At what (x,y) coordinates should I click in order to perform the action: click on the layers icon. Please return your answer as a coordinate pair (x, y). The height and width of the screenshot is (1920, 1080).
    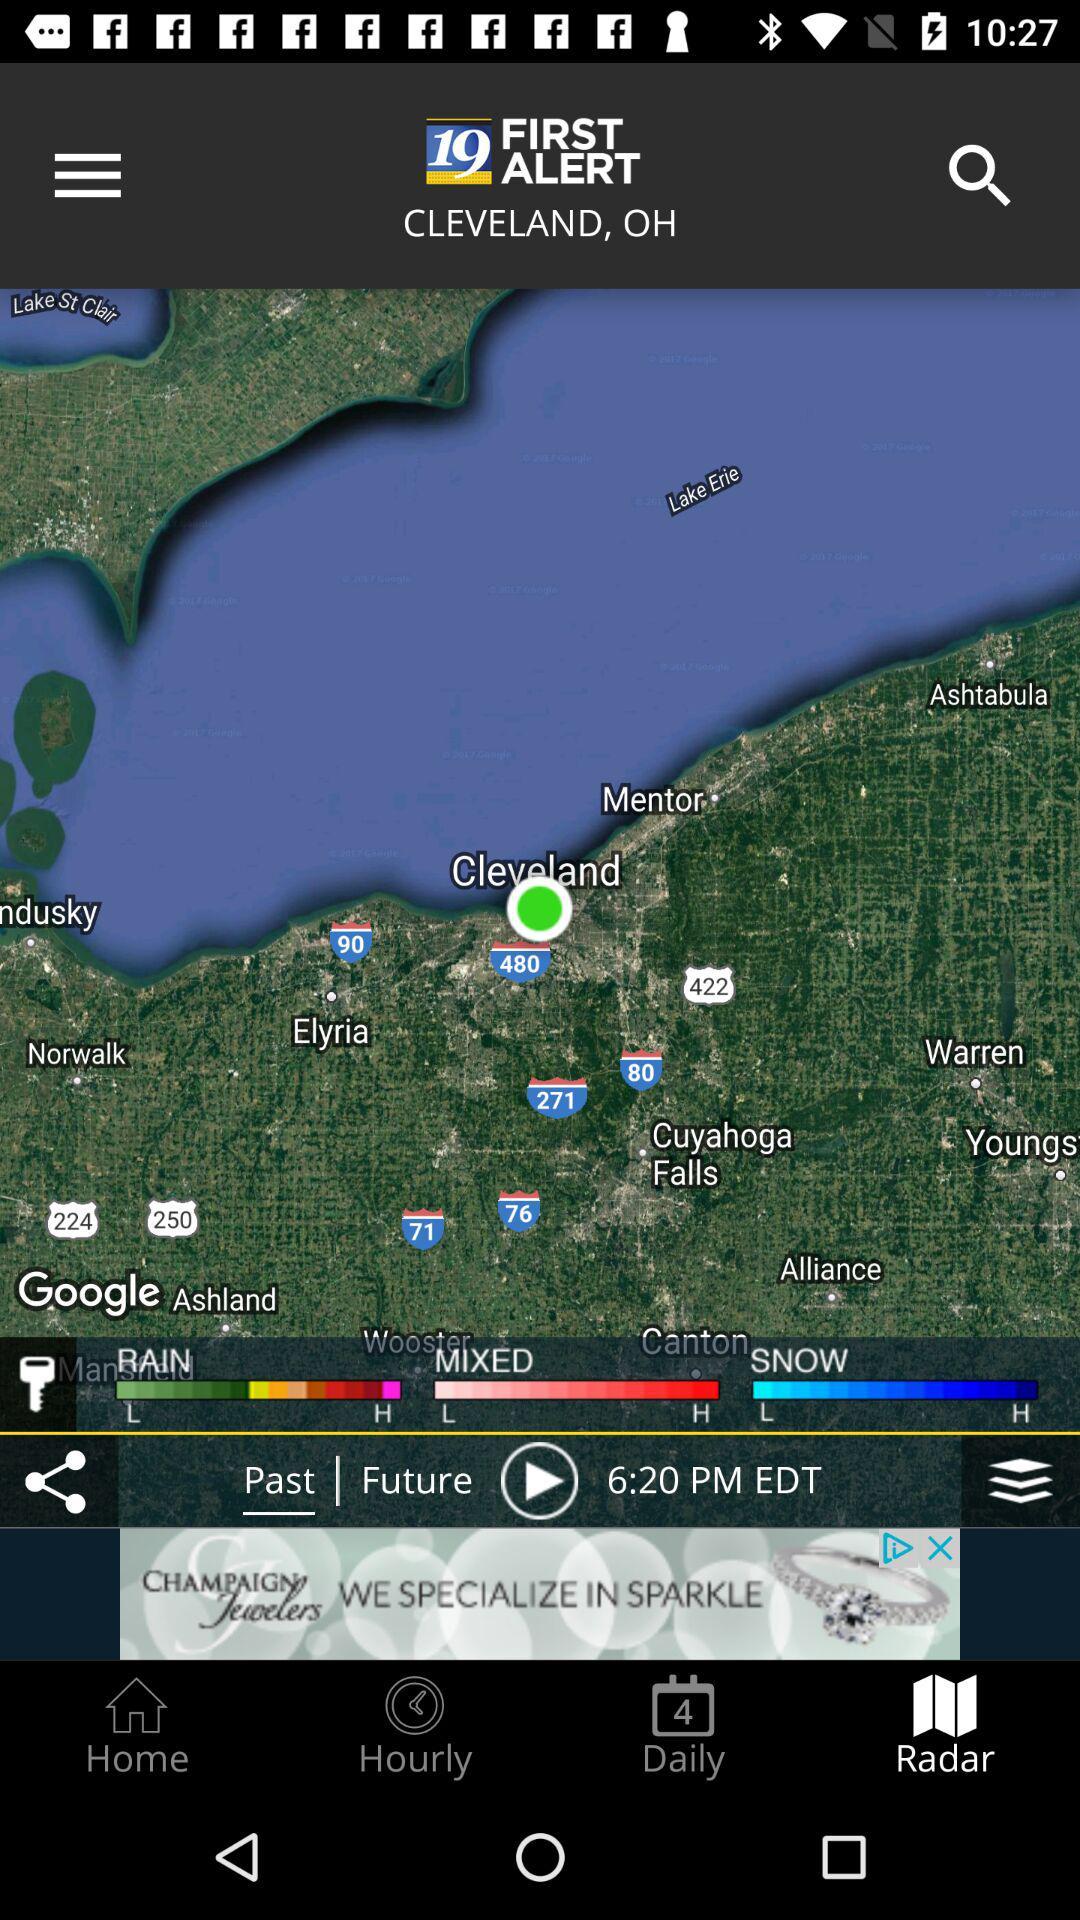
    Looking at the image, I should click on (1020, 1480).